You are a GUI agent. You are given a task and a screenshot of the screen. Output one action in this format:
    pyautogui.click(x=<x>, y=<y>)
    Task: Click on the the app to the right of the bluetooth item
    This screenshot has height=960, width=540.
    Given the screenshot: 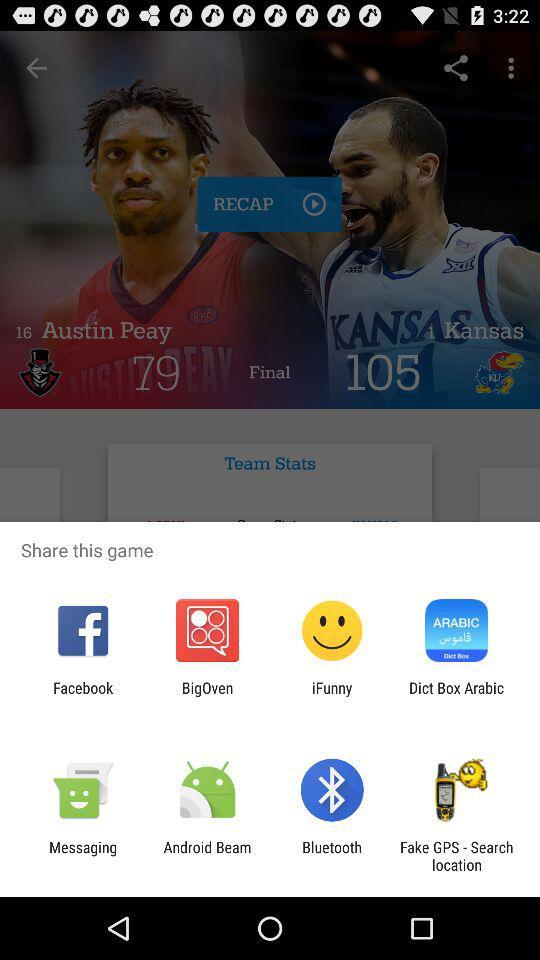 What is the action you would take?
    pyautogui.click(x=456, y=855)
    